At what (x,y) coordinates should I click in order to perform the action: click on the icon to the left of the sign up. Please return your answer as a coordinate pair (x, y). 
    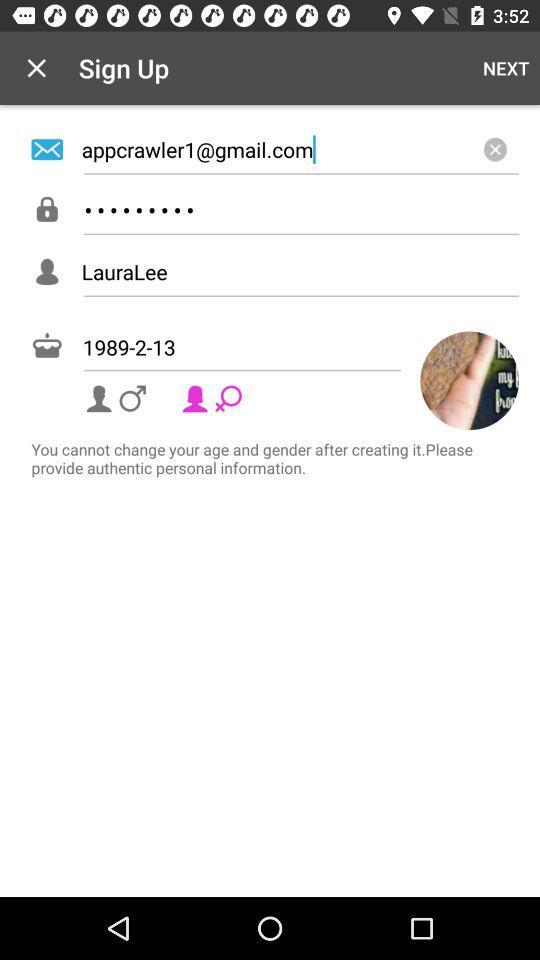
    Looking at the image, I should click on (36, 68).